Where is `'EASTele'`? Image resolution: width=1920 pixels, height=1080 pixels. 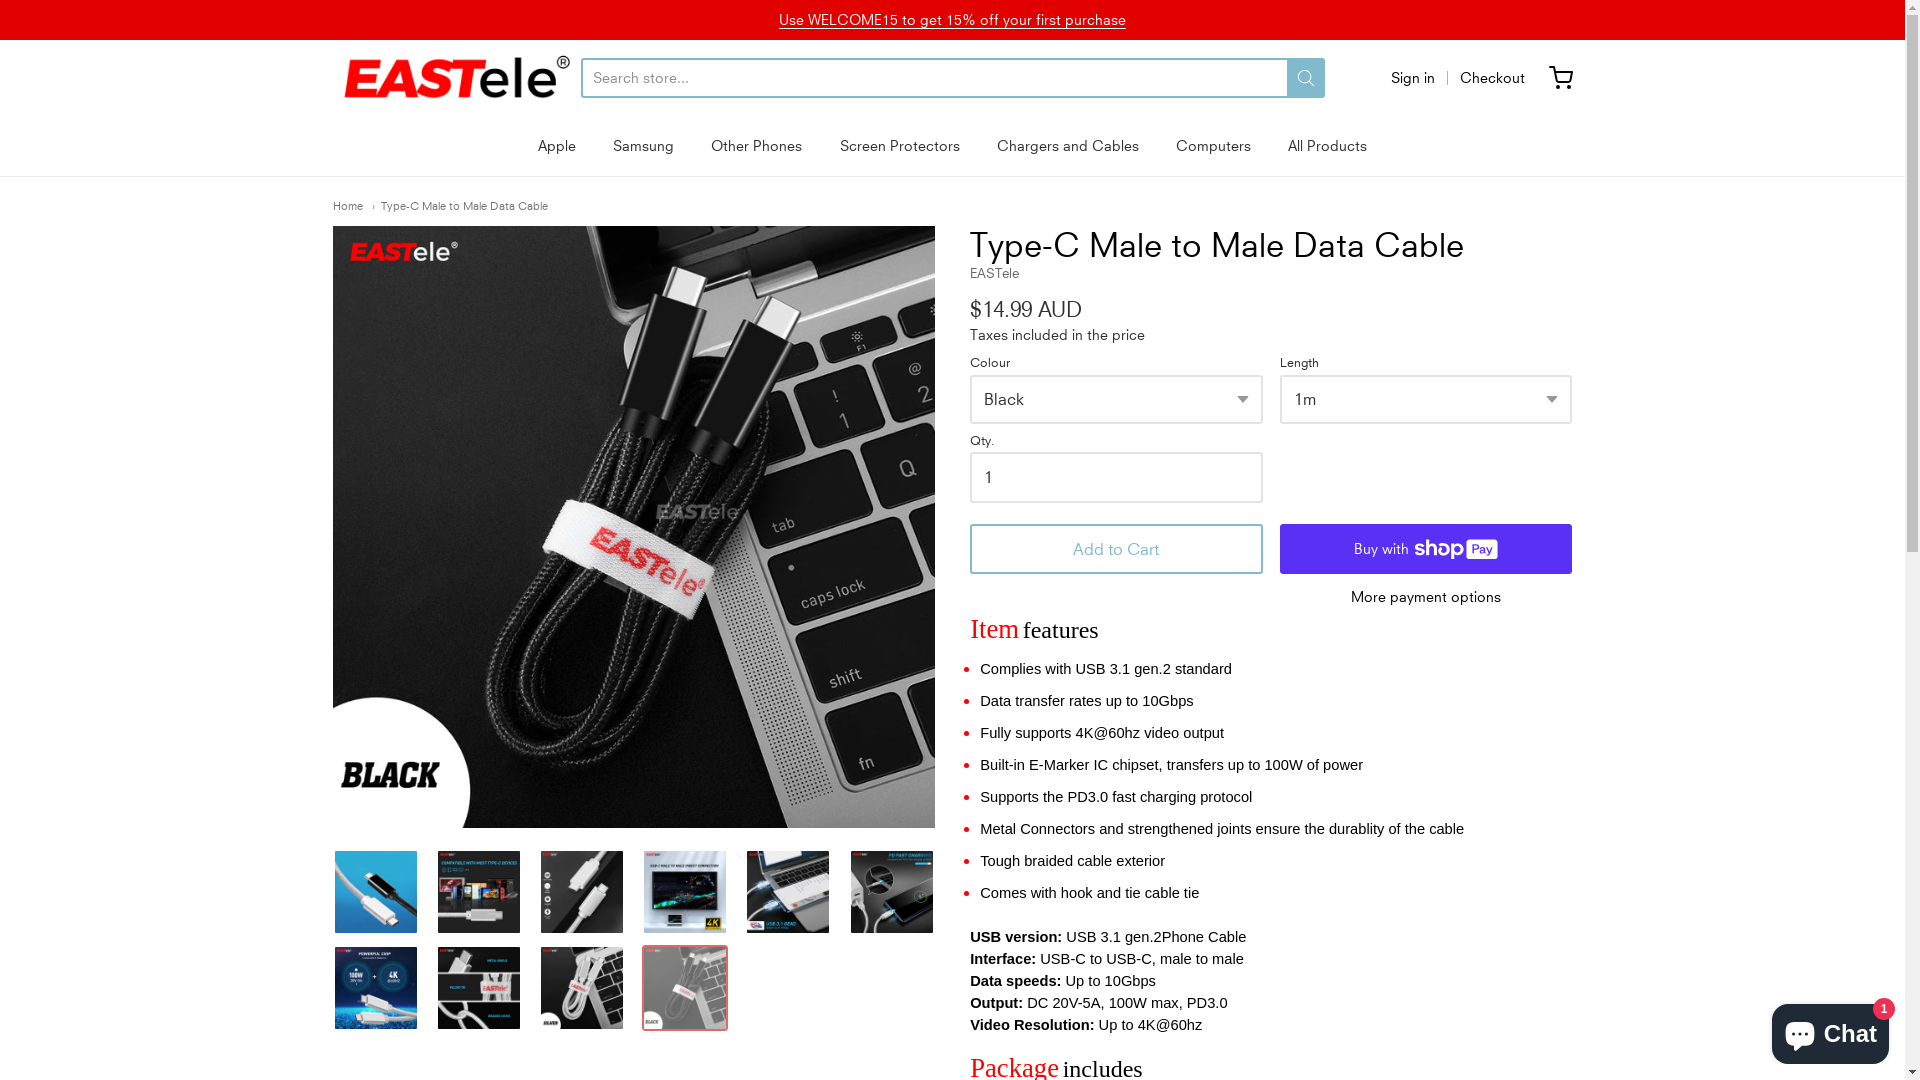 'EASTele' is located at coordinates (455, 76).